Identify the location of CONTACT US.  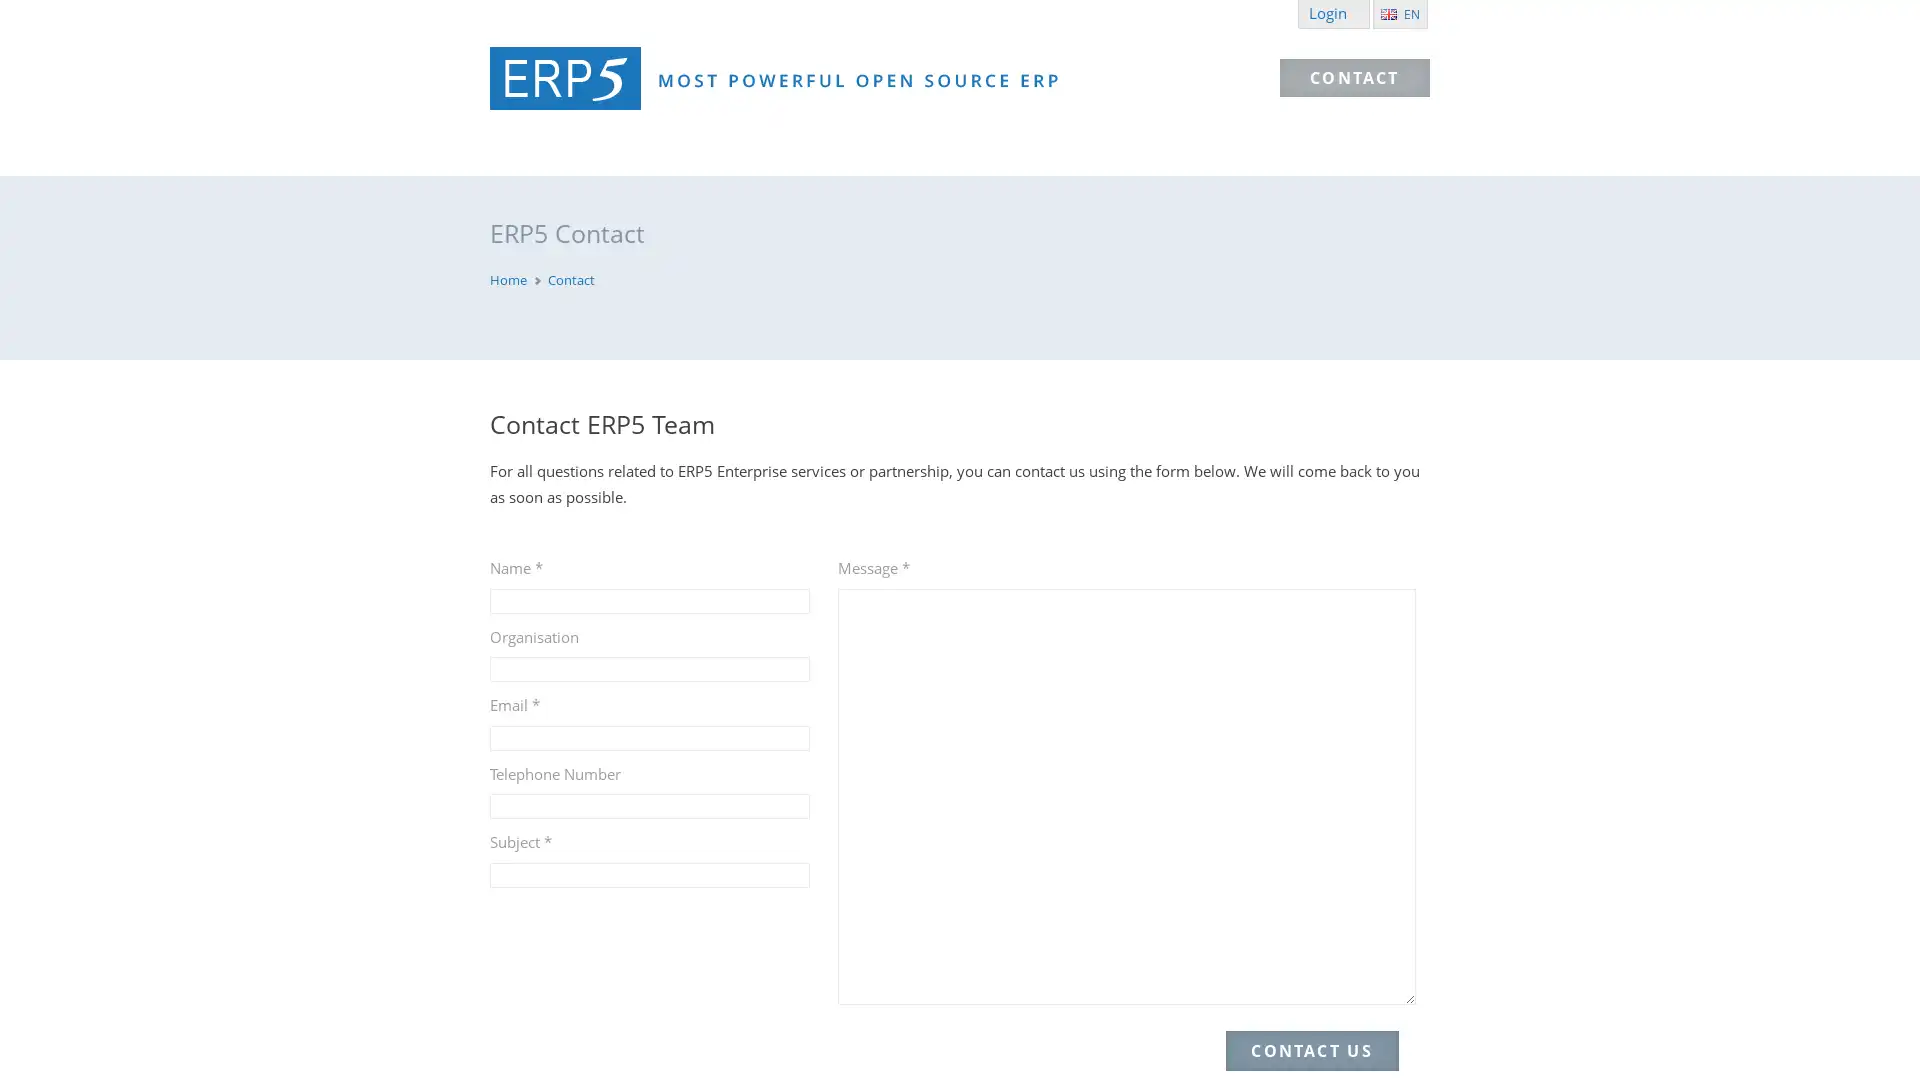
(1311, 1048).